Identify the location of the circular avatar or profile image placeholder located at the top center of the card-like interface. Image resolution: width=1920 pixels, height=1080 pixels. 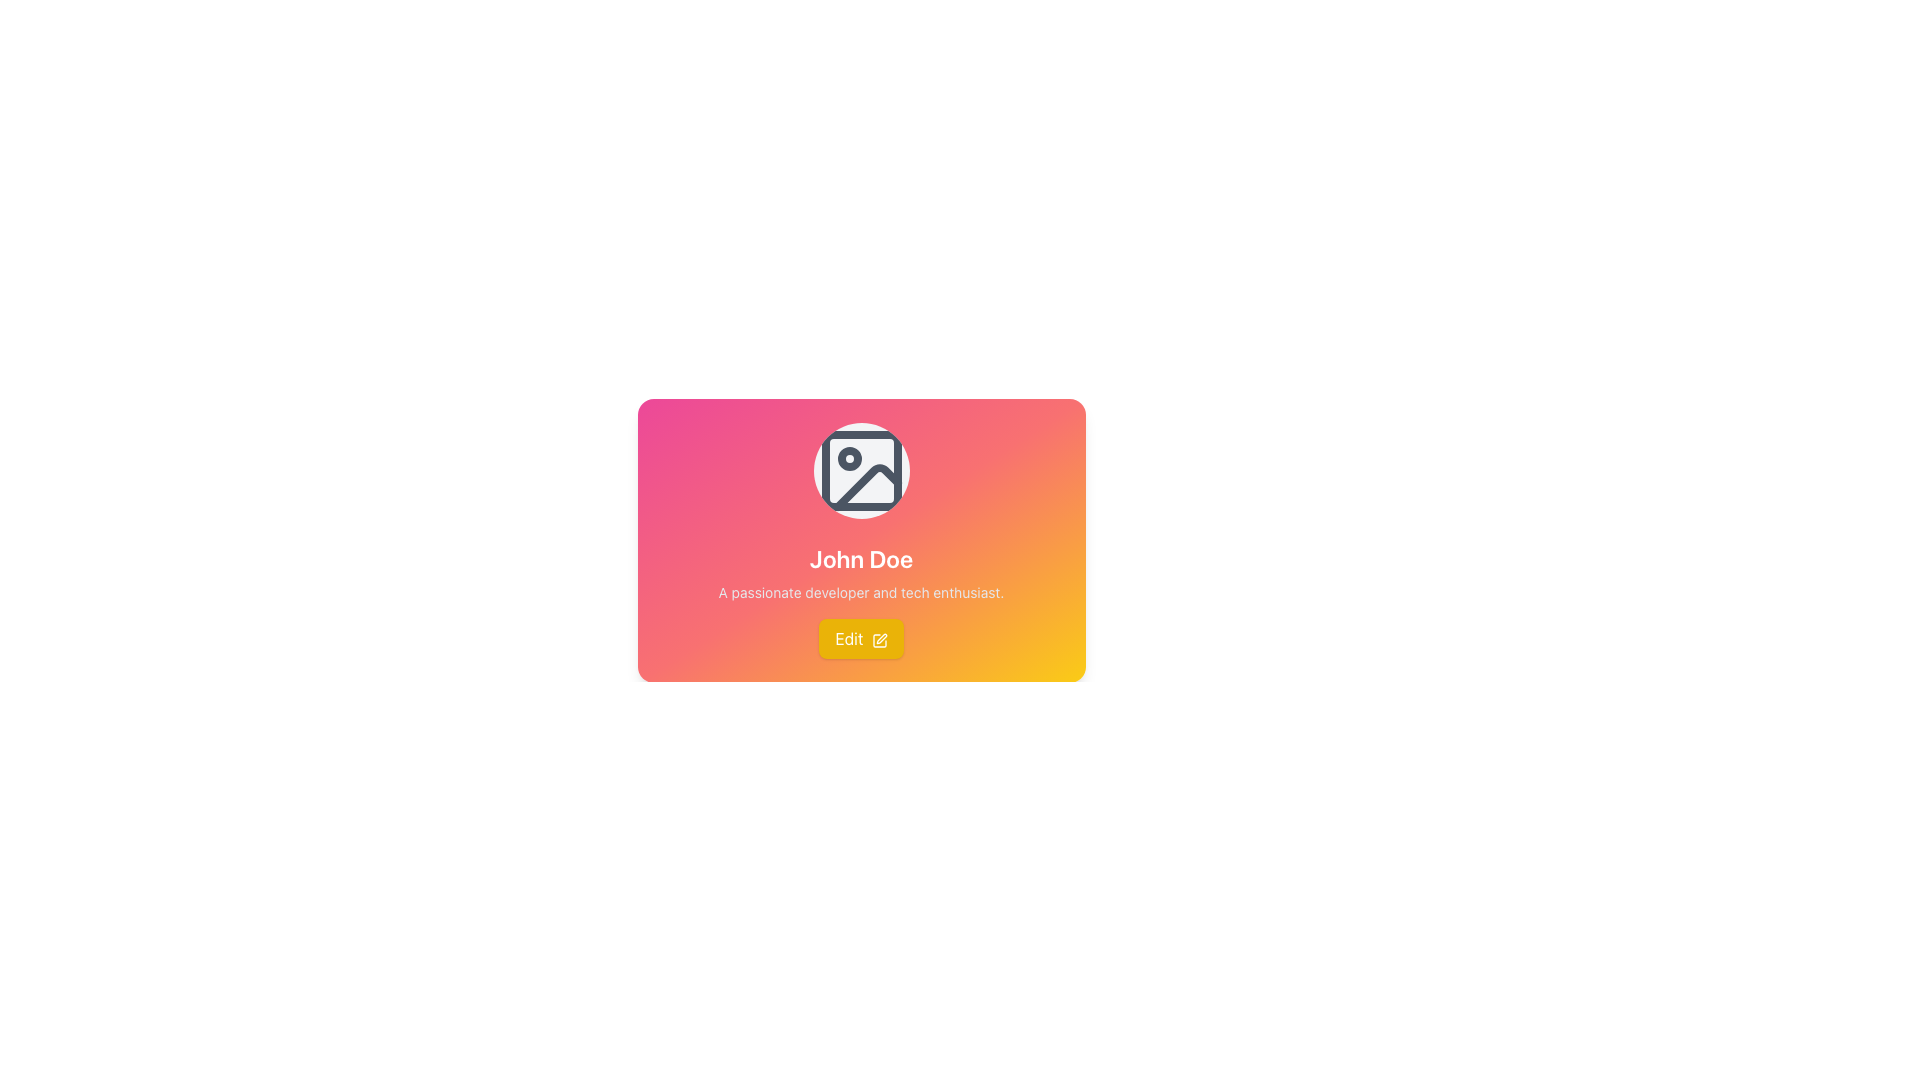
(861, 470).